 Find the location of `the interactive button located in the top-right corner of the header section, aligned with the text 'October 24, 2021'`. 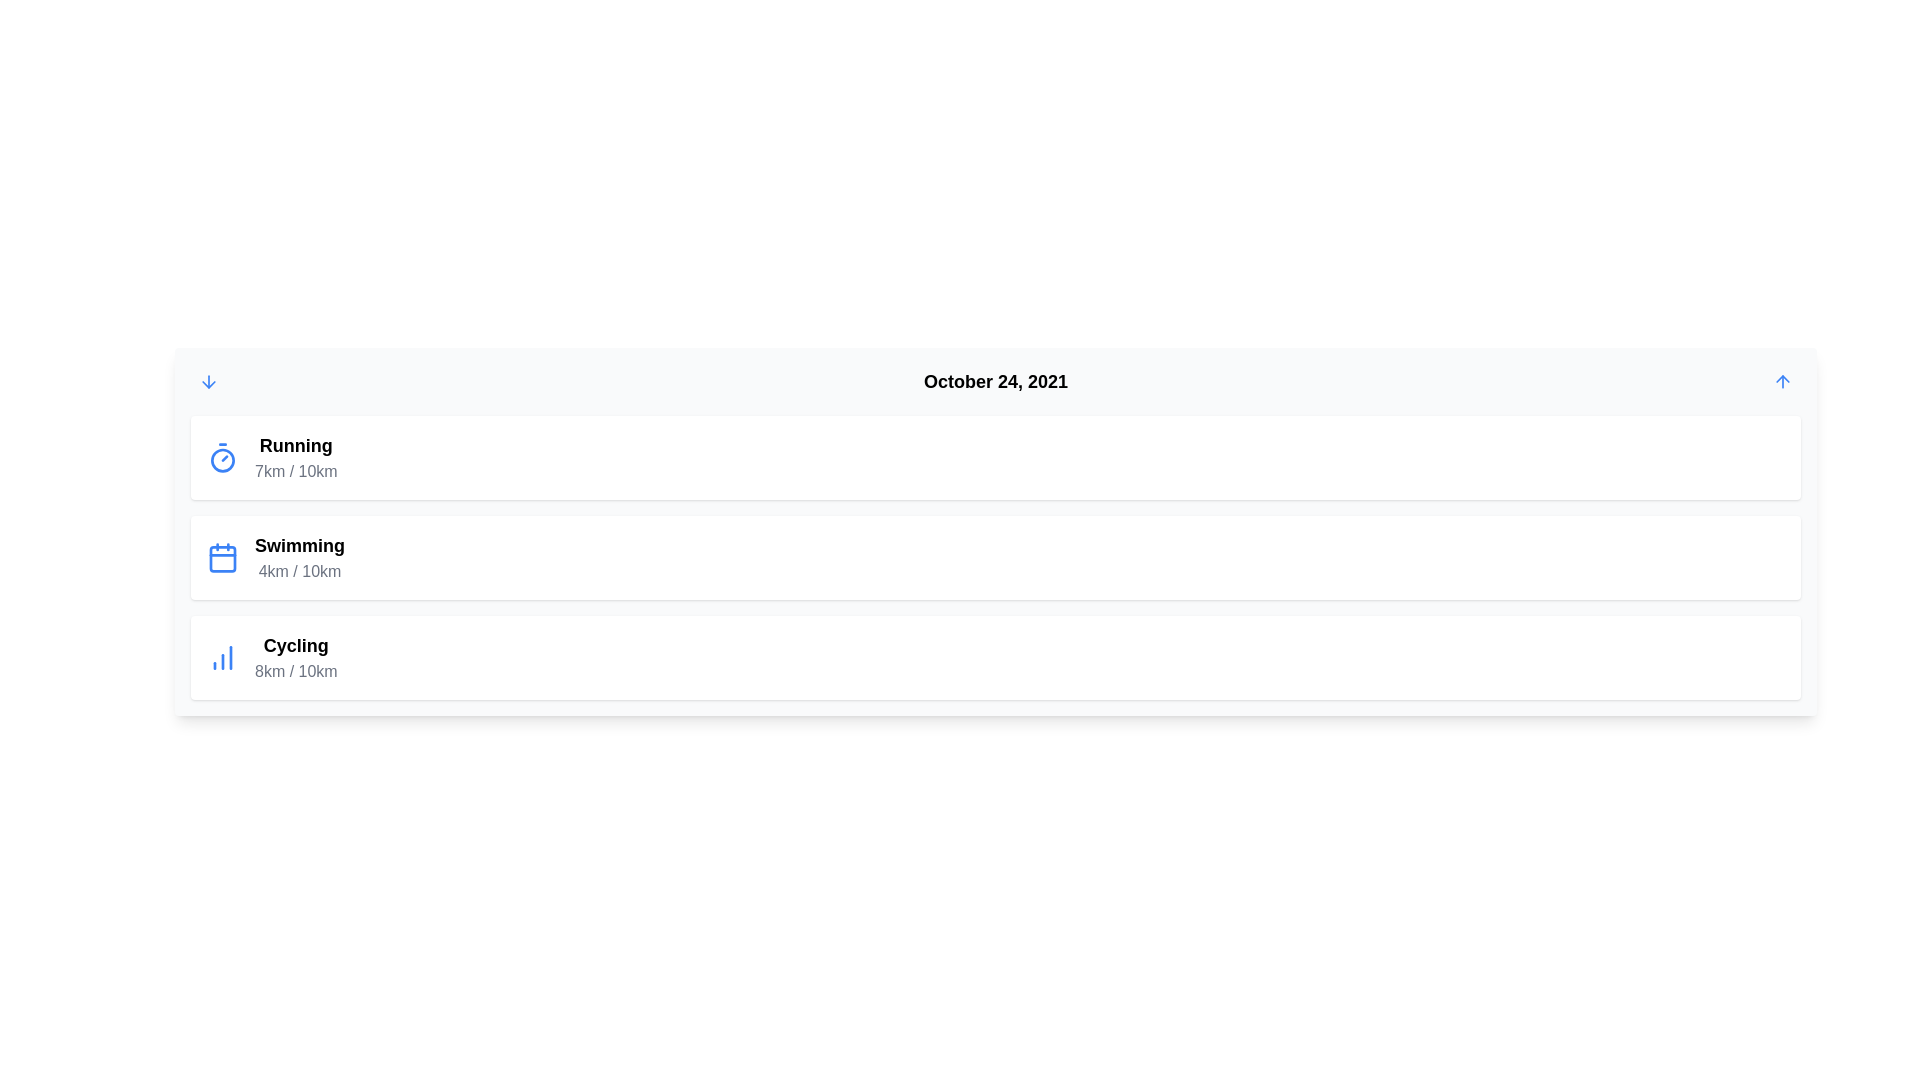

the interactive button located in the top-right corner of the header section, aligned with the text 'October 24, 2021' is located at coordinates (1782, 381).